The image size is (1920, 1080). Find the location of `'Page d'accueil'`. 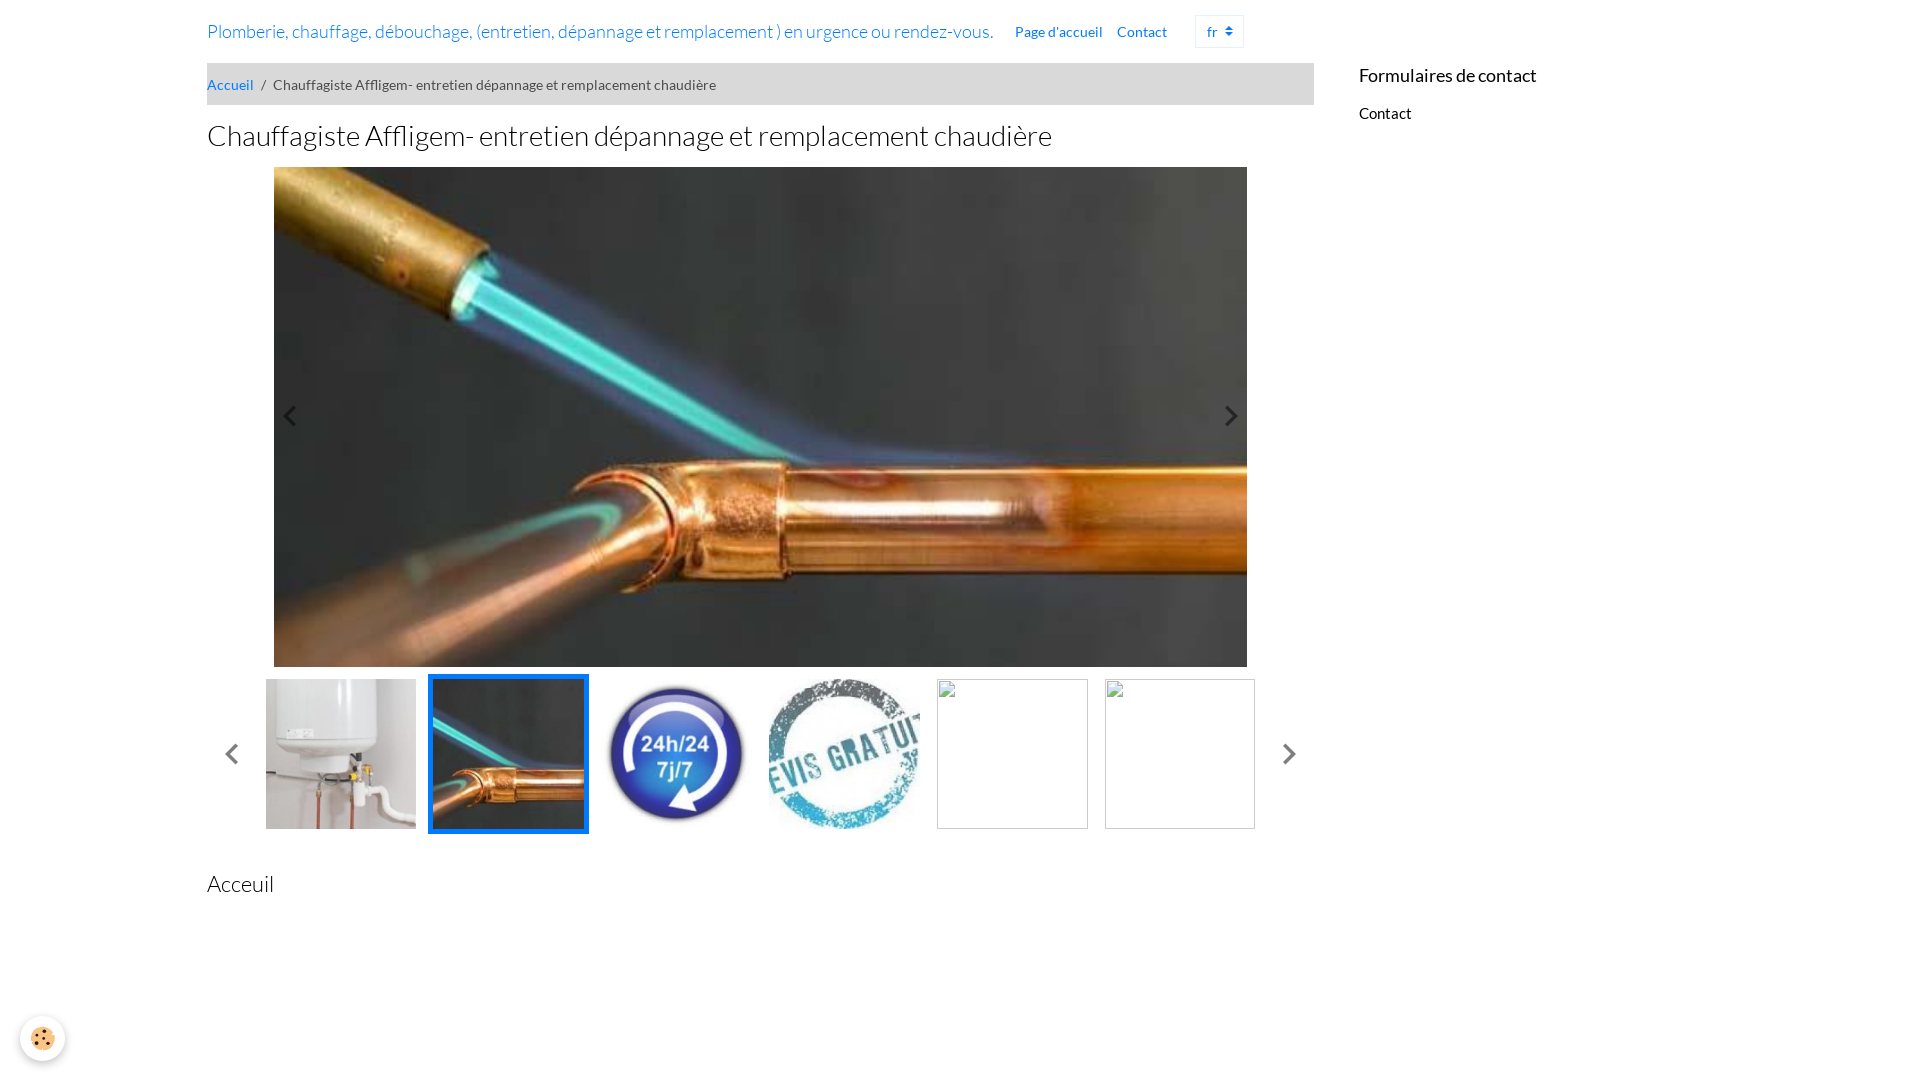

'Page d'accueil' is located at coordinates (1008, 31).